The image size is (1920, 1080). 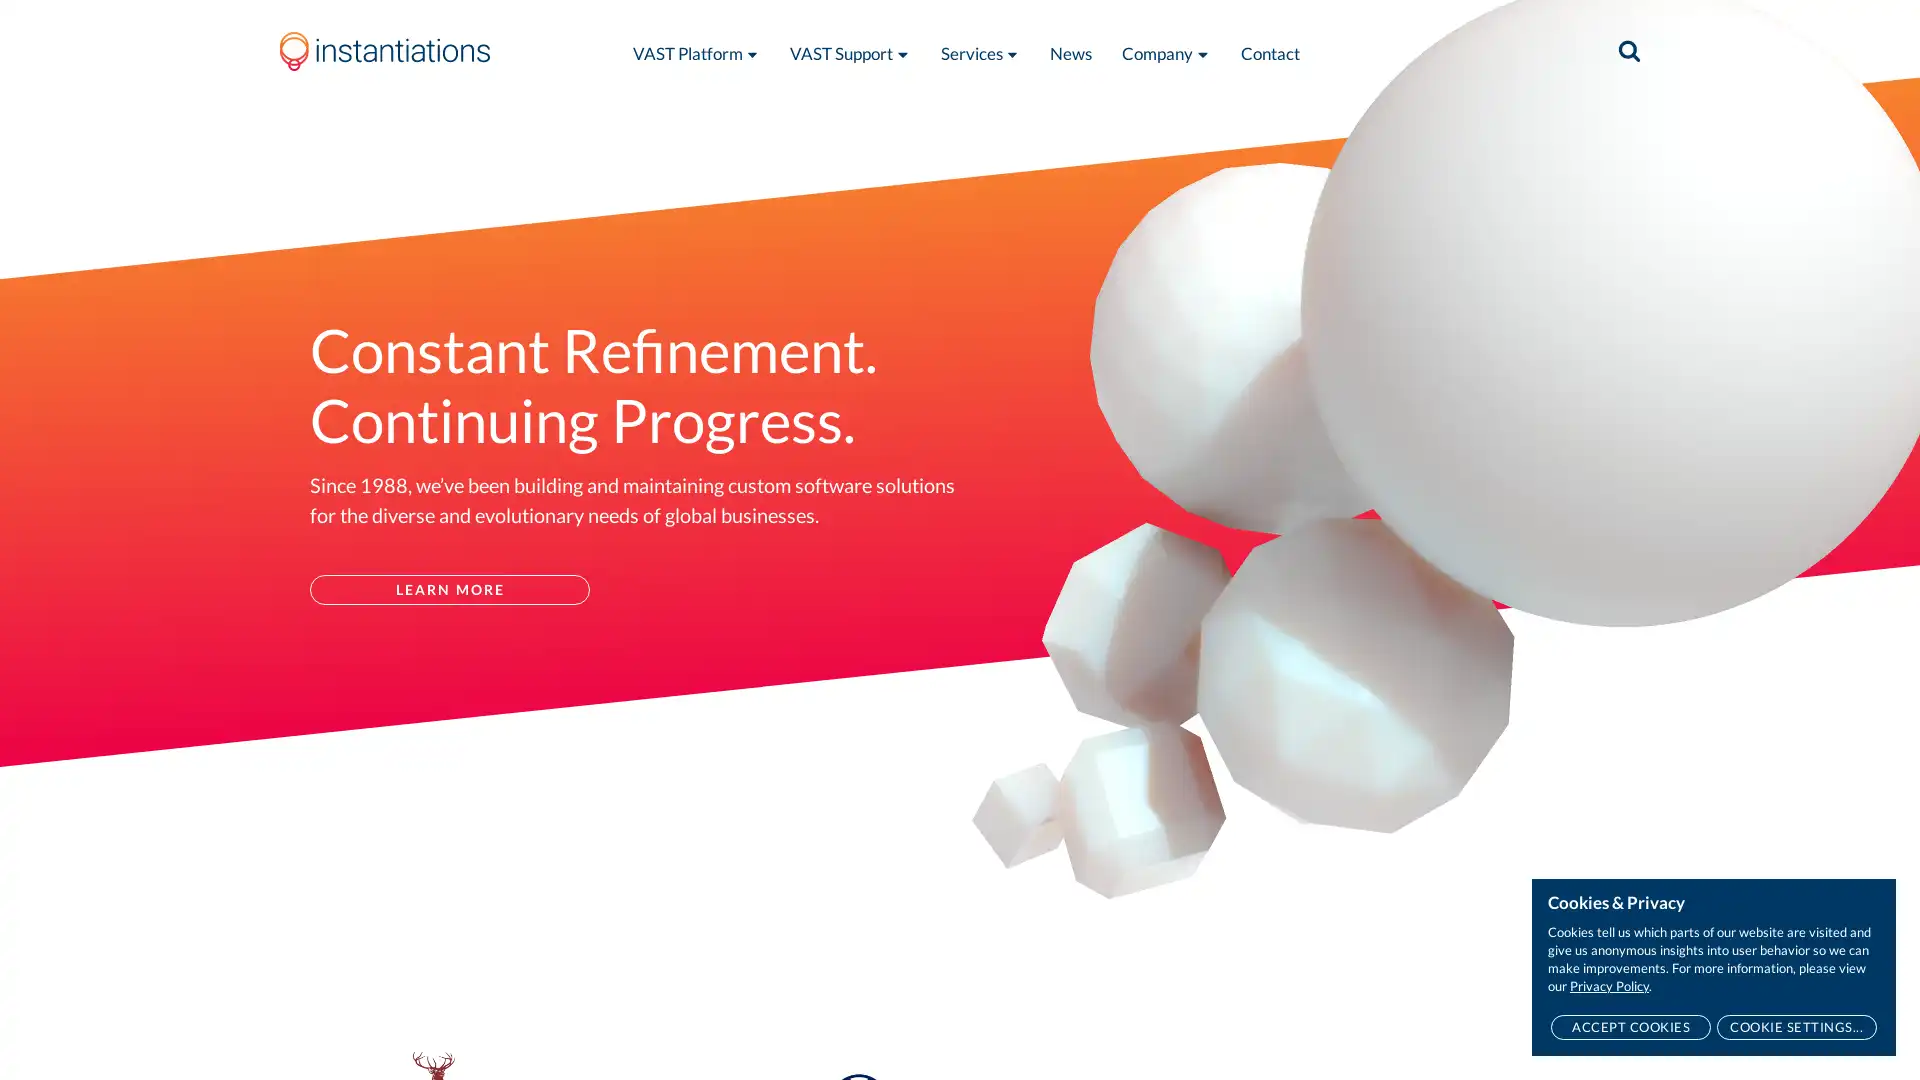 I want to click on COOKIE SETTINGS..., so click(x=1796, y=1027).